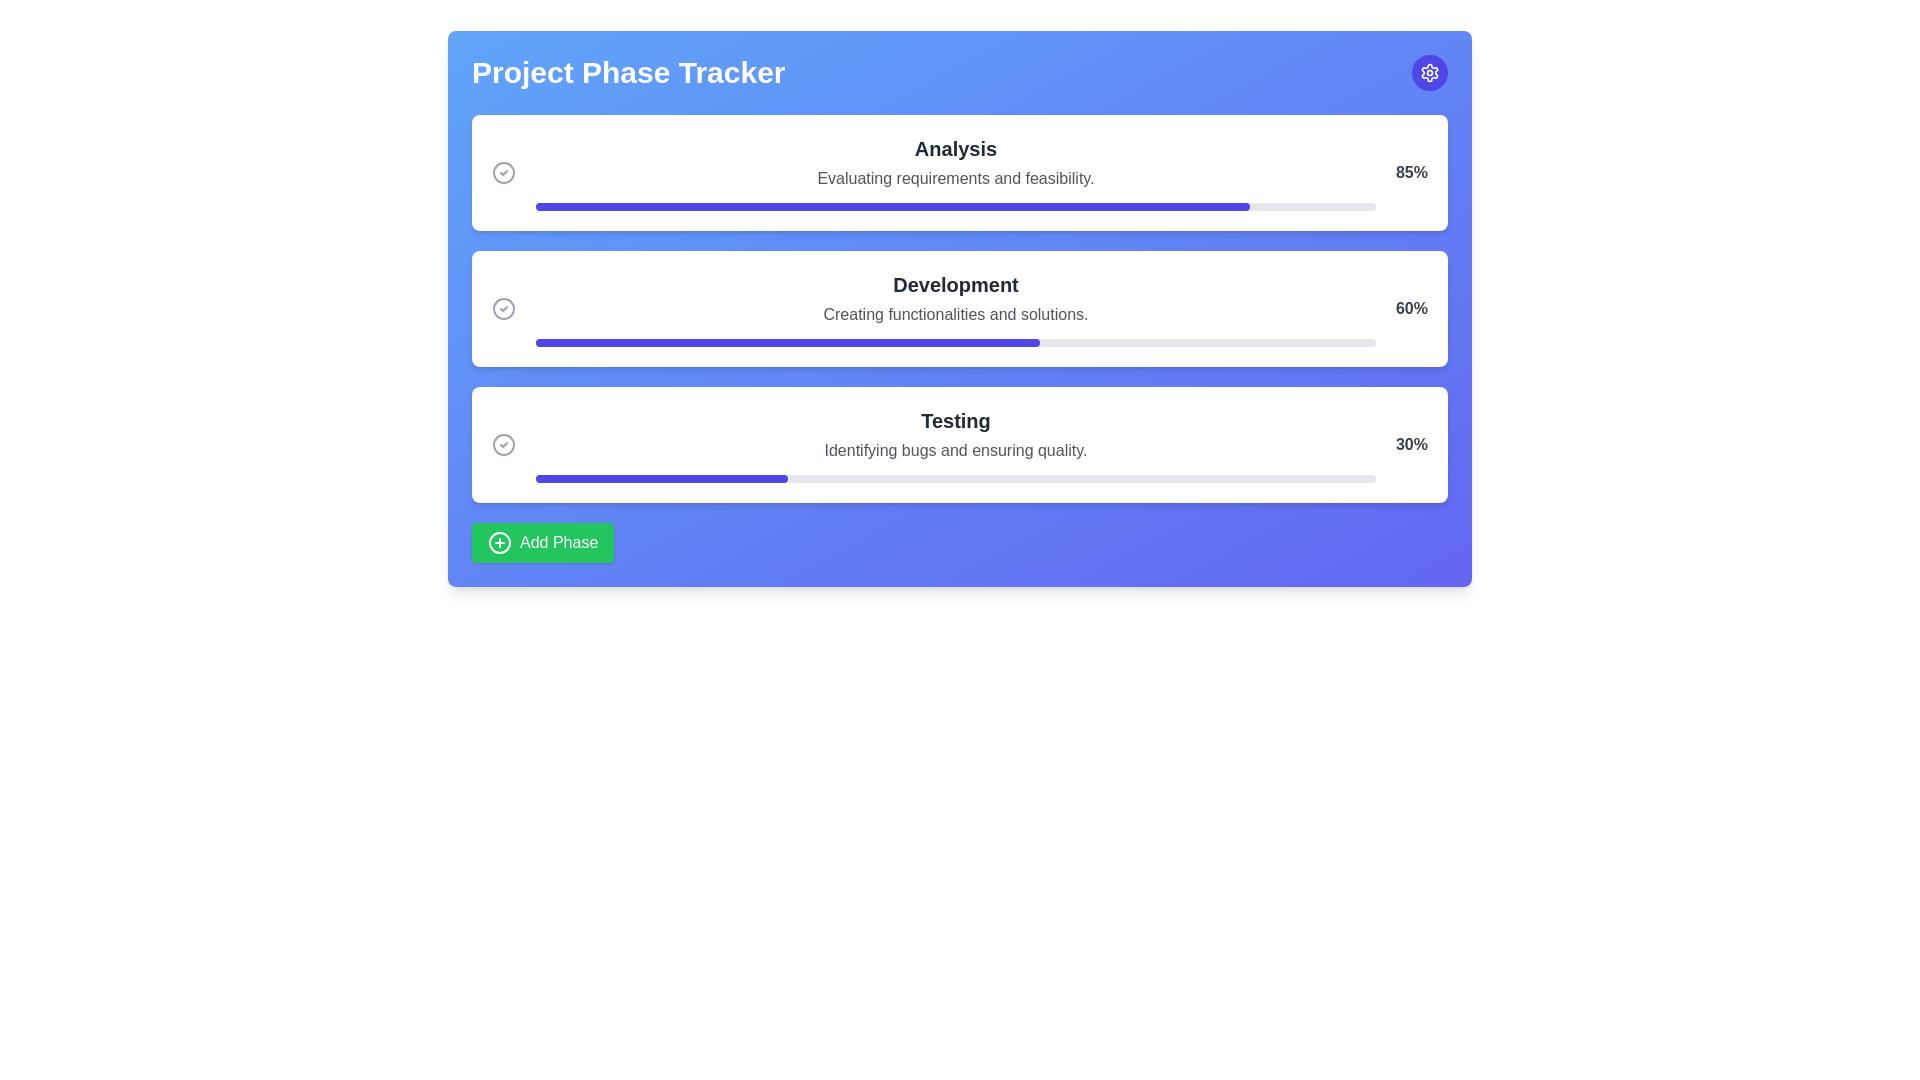  What do you see at coordinates (954, 451) in the screenshot?
I see `the text block containing 'Identifying bugs and ensuring quality.' which is positioned below the 'Testing' heading` at bounding box center [954, 451].